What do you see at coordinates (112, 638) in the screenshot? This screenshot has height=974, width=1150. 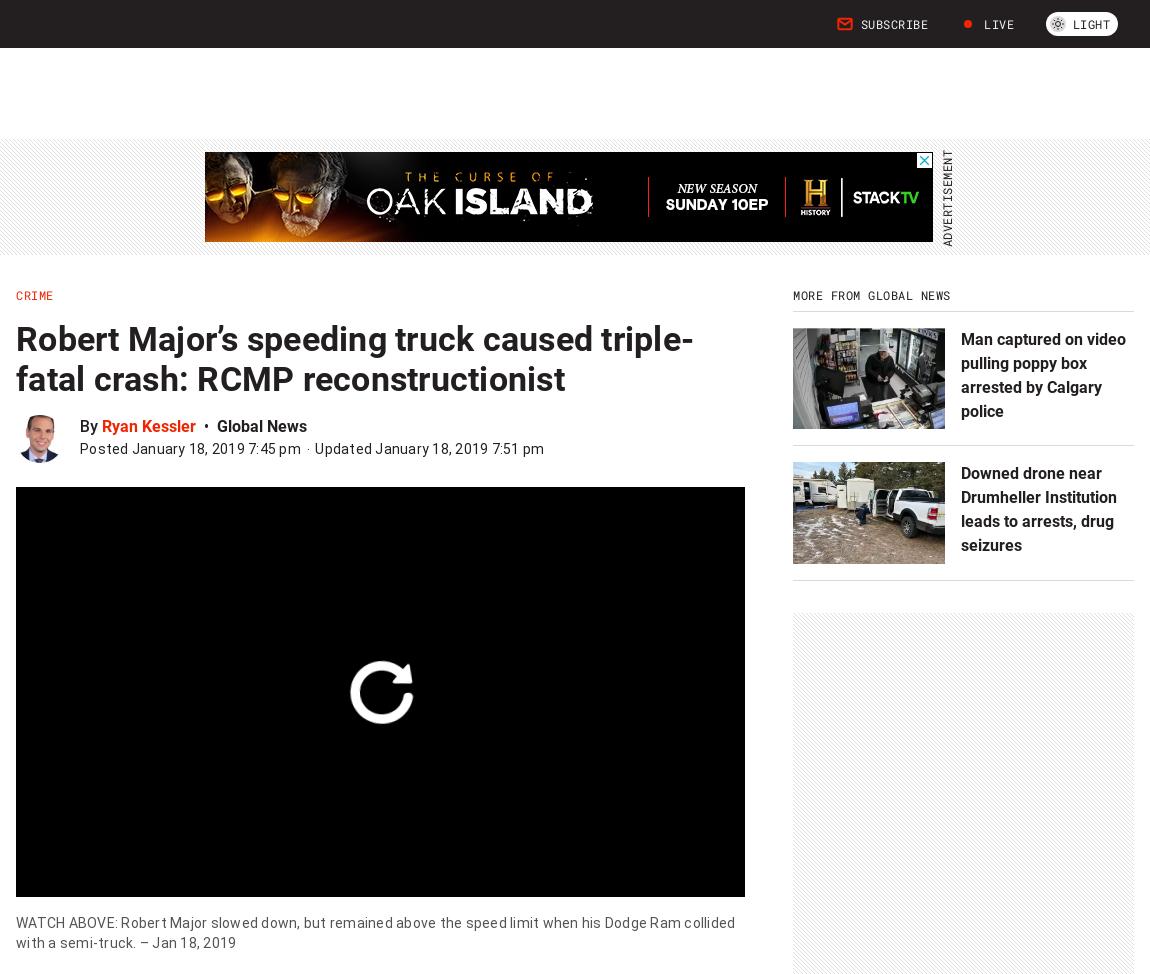 I see `'Accused in London, Ont. attack has mental health issues, expert tells trial'` at bounding box center [112, 638].